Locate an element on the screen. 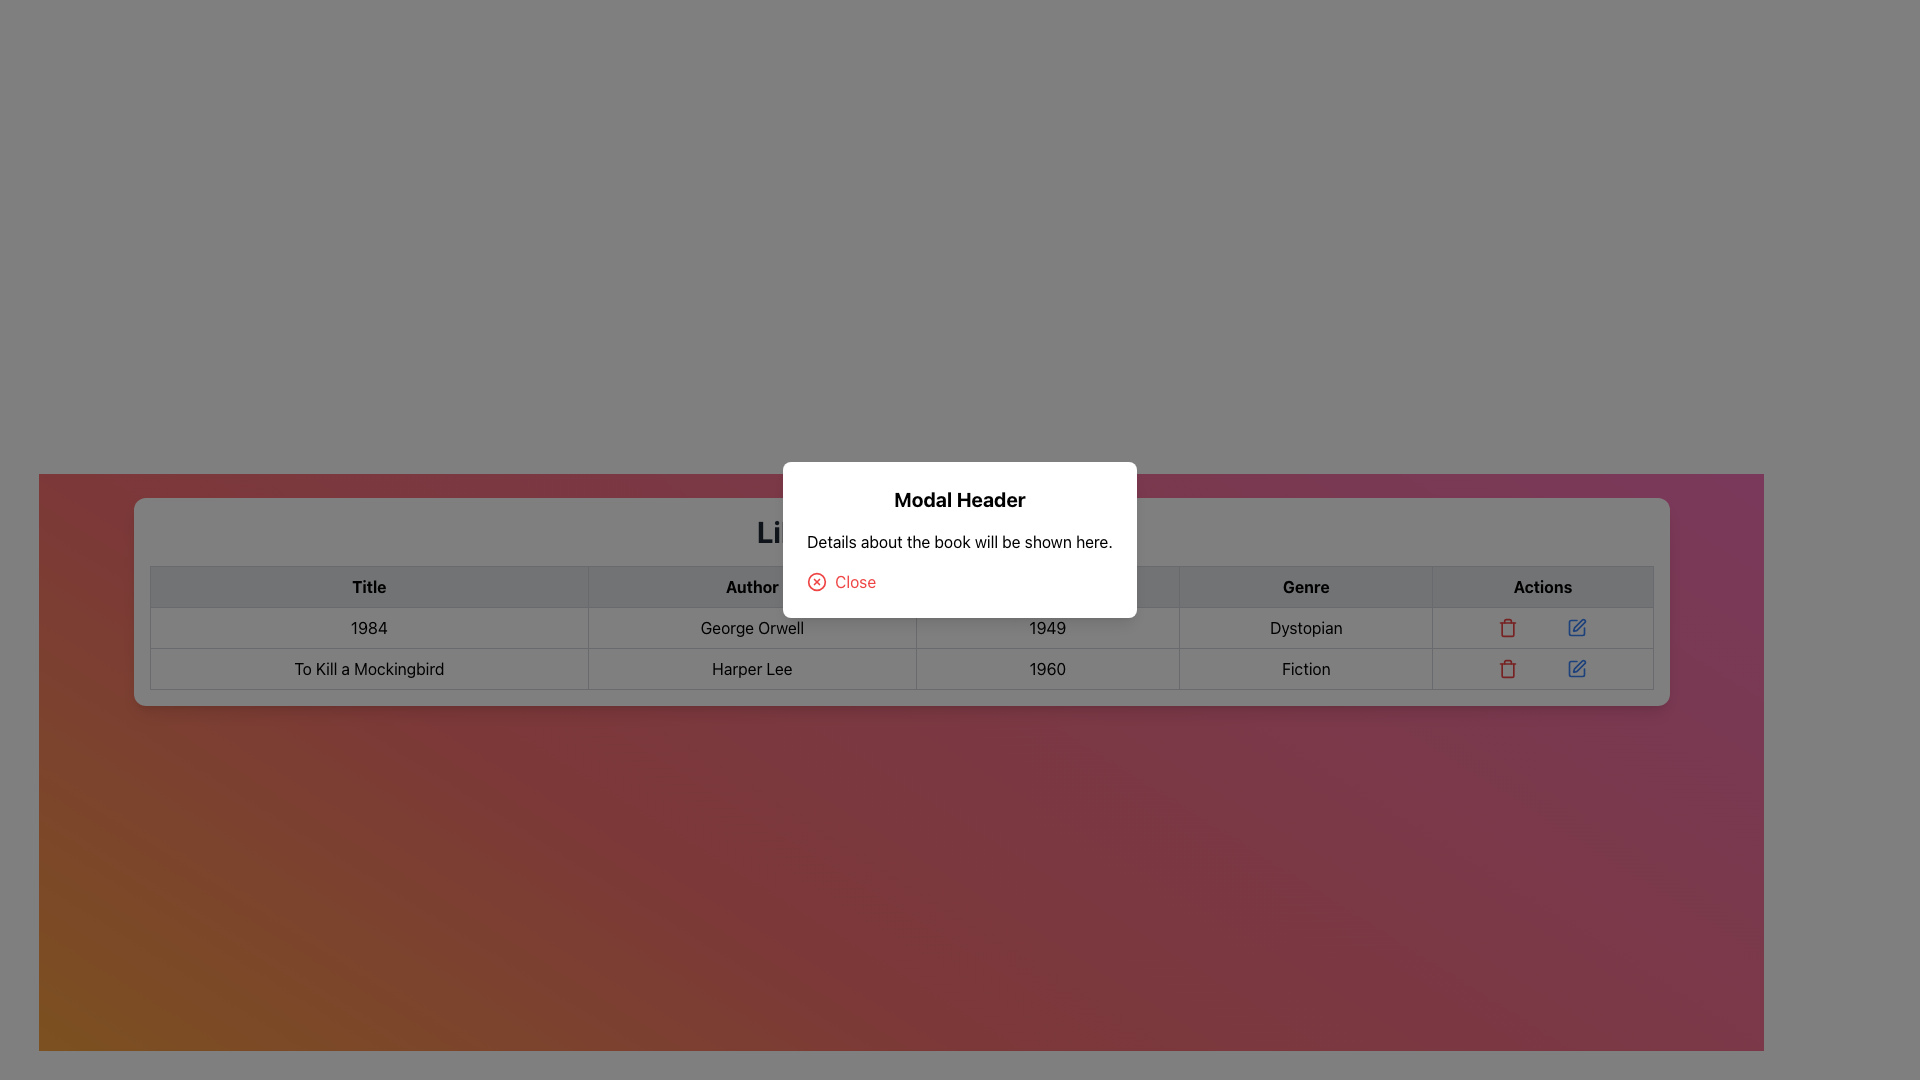  the first column header in the table that indicates the titles of items by moving the cursor to its center point is located at coordinates (369, 585).